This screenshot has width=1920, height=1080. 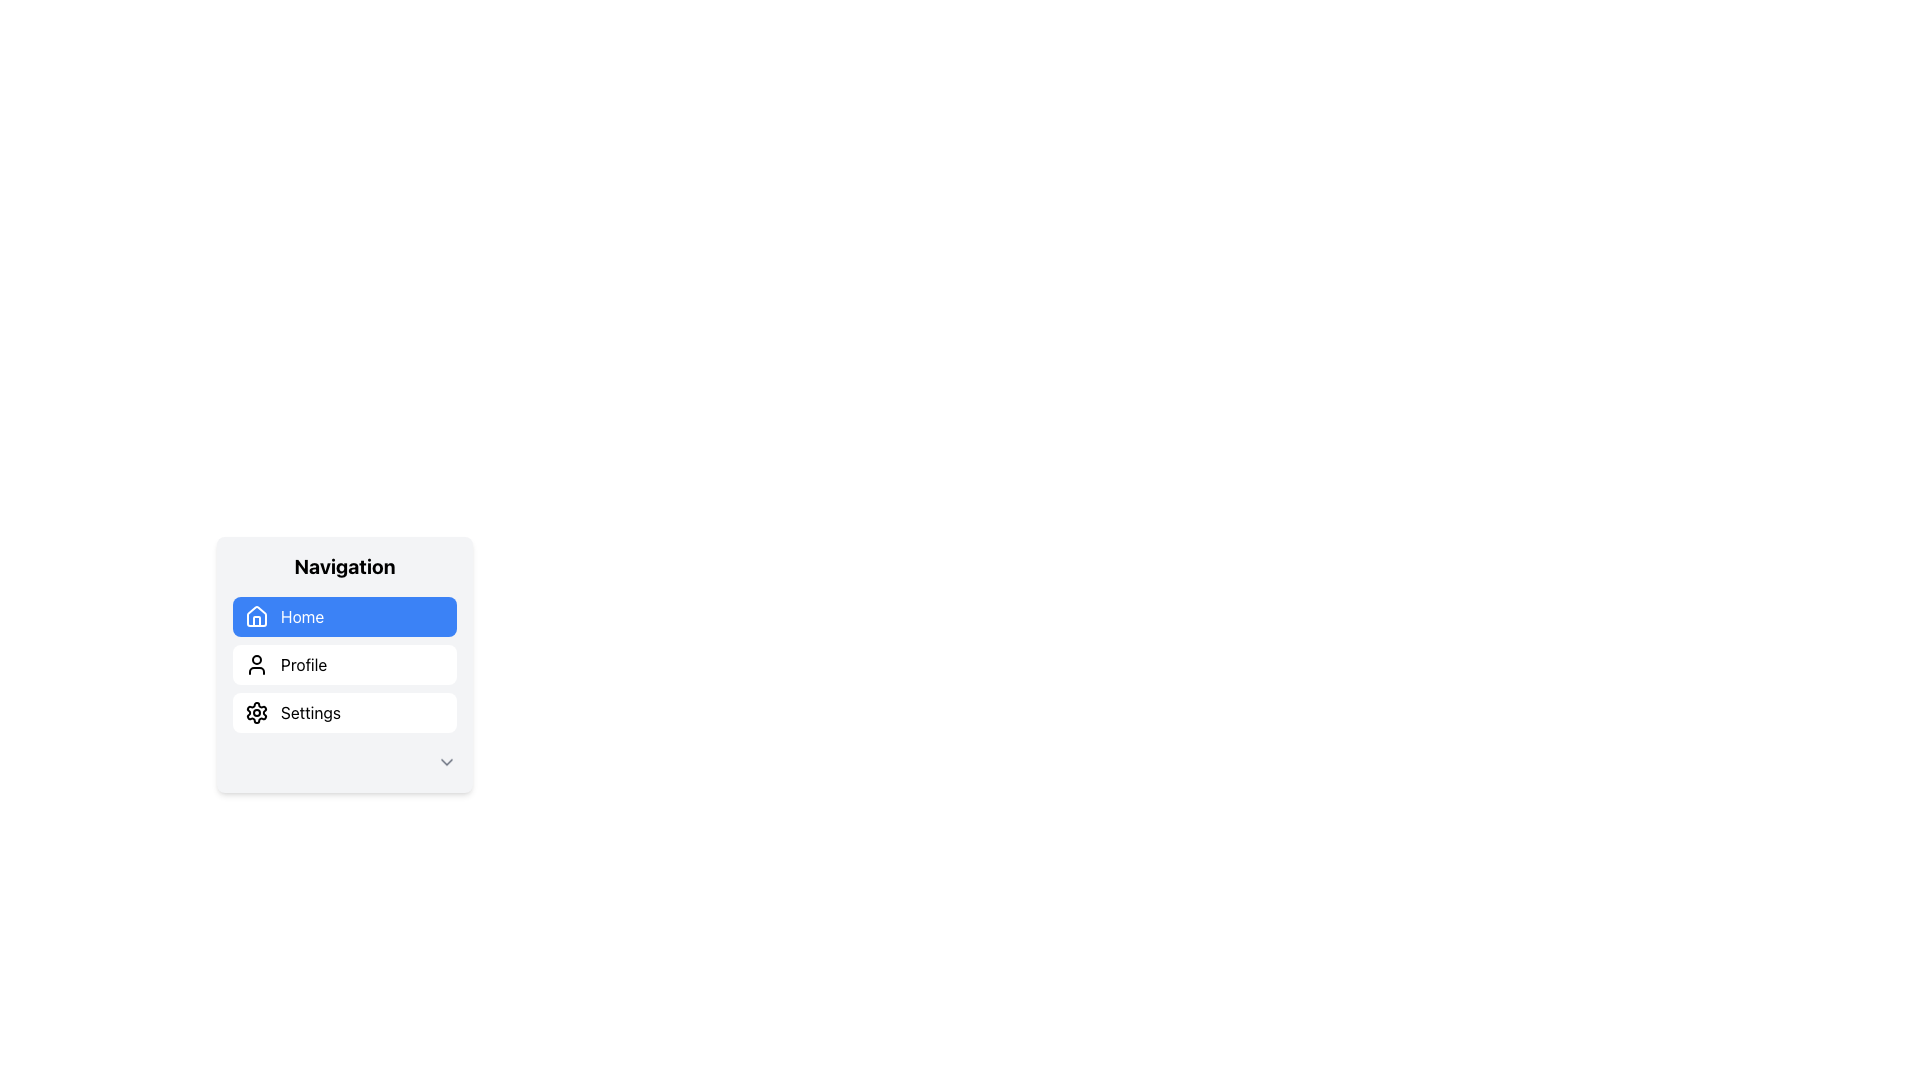 What do you see at coordinates (303, 664) in the screenshot?
I see `the Text Label indicating the user profile navigation option located below the user profile icon in the navigation list` at bounding box center [303, 664].